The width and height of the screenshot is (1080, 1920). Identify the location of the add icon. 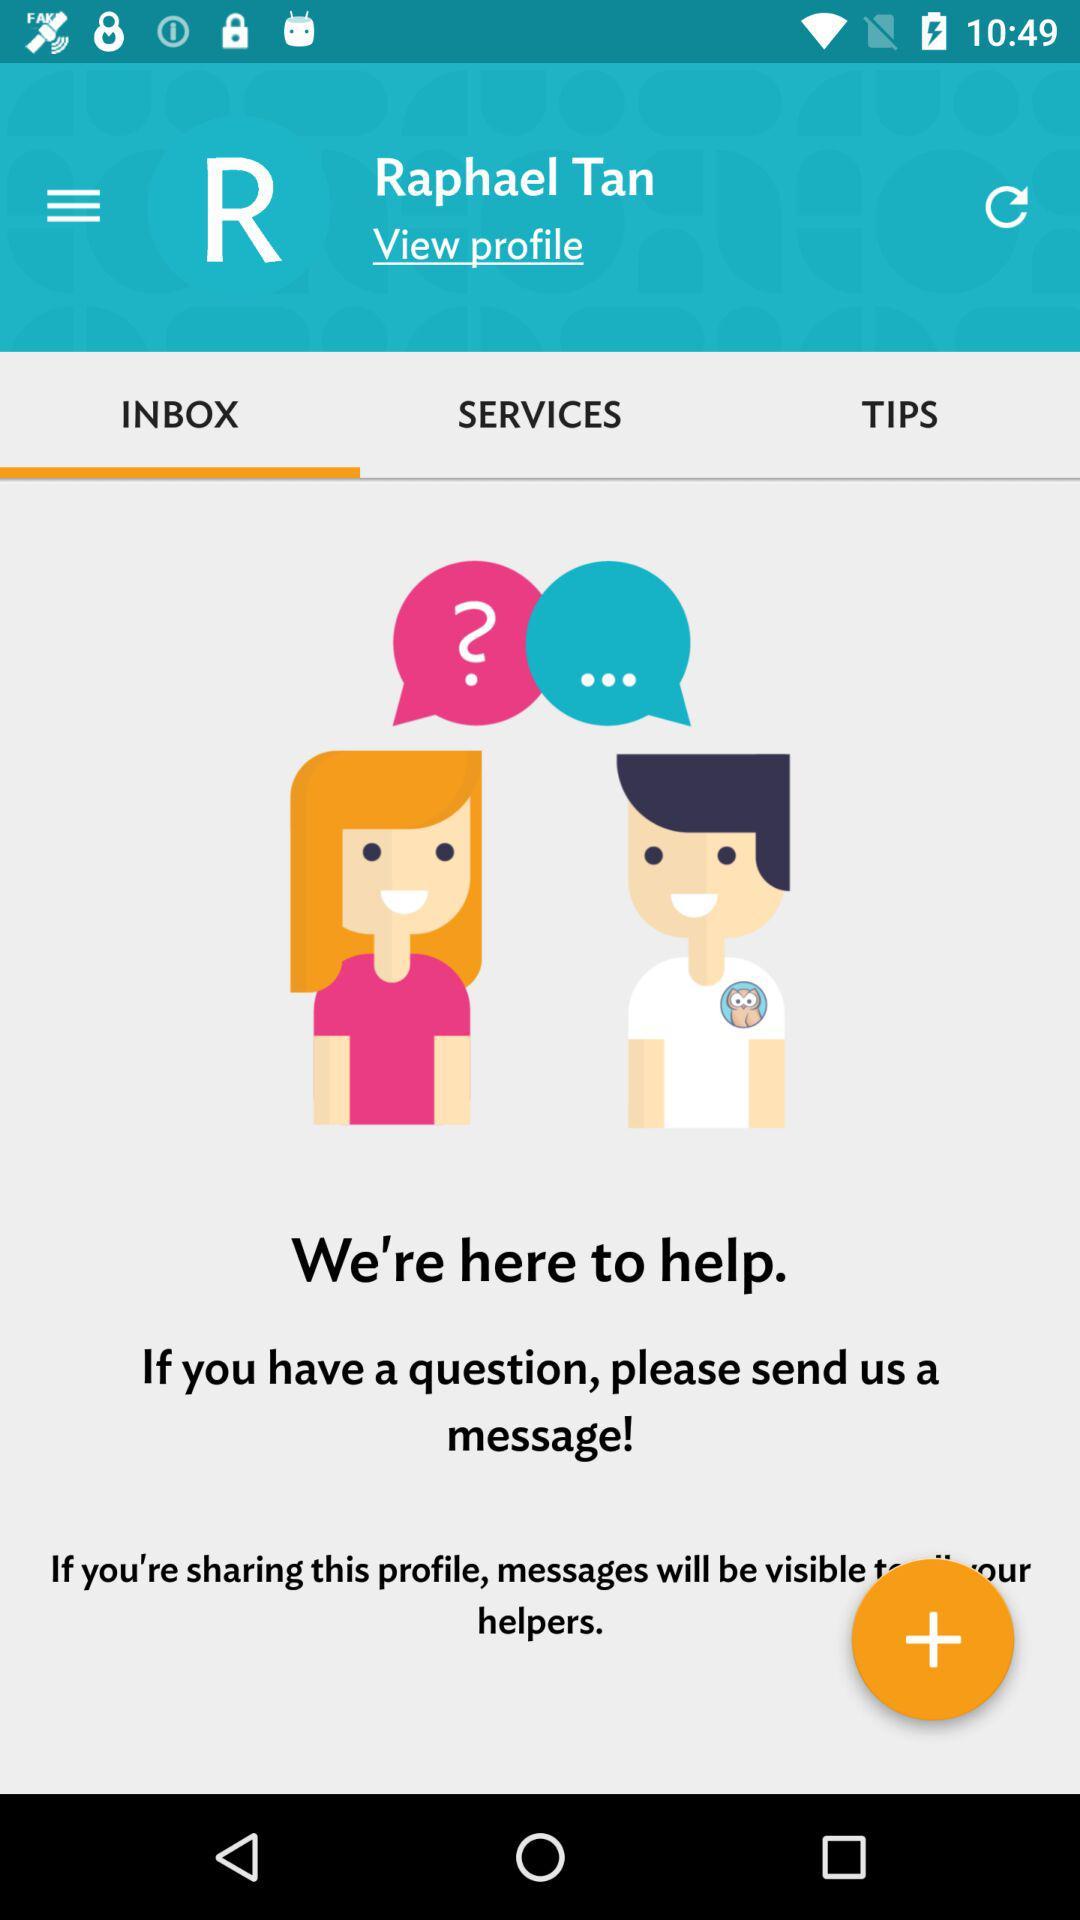
(933, 1646).